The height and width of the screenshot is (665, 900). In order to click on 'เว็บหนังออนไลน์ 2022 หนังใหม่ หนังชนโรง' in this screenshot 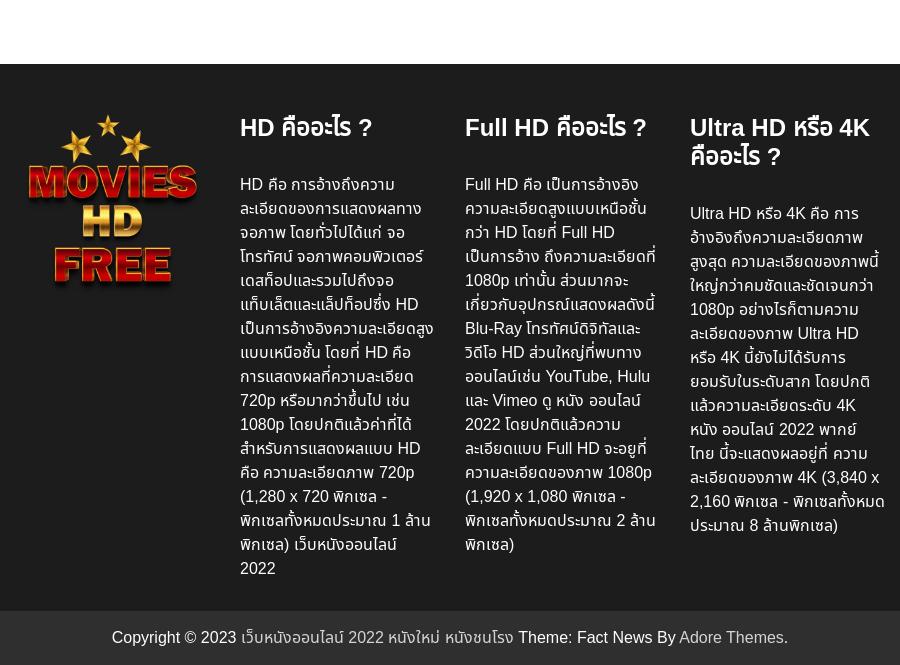, I will do `click(376, 635)`.